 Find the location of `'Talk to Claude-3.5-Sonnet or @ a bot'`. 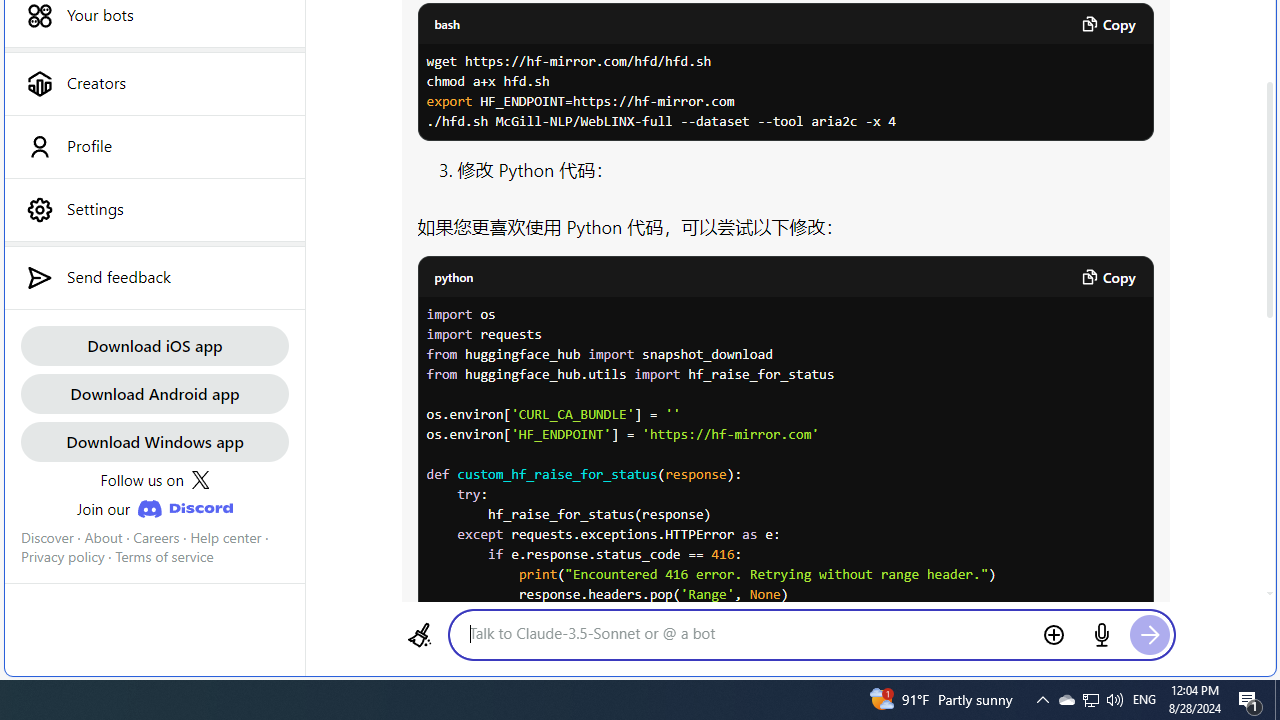

'Talk to Claude-3.5-Sonnet or @ a bot' is located at coordinates (746, 633).